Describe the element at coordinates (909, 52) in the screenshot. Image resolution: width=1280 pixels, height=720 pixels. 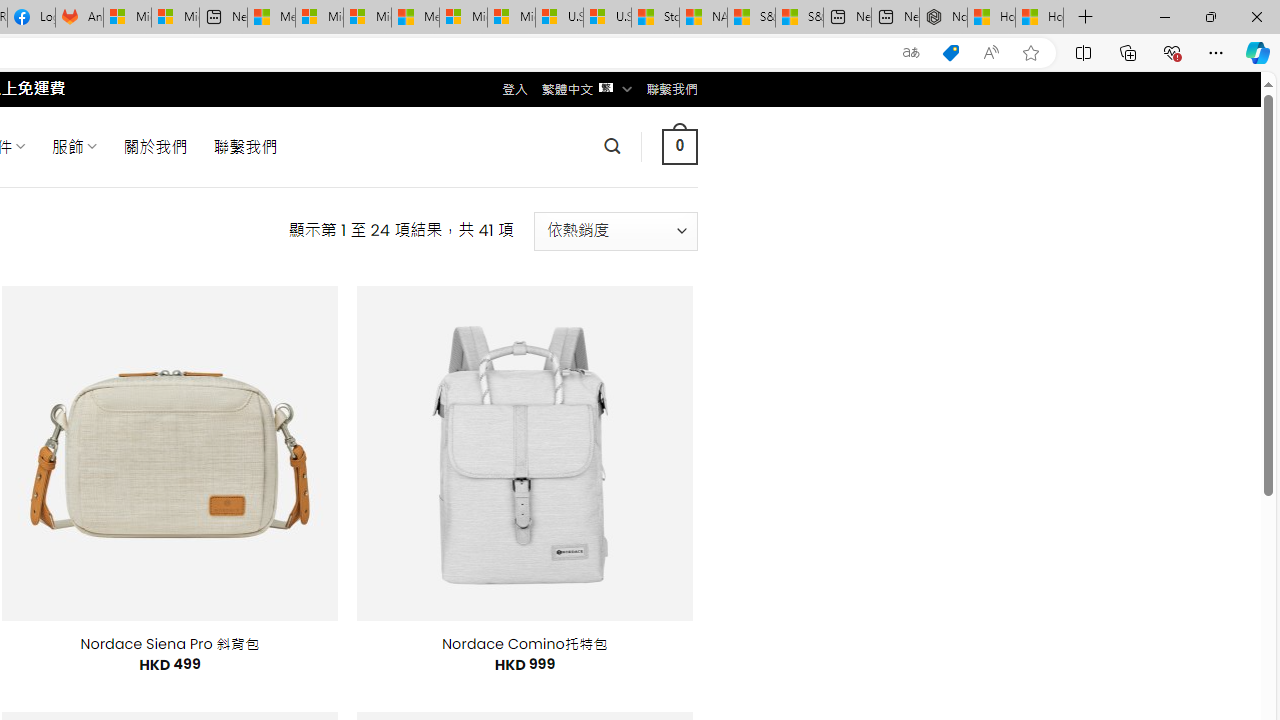
I see `'Show translate options'` at that location.